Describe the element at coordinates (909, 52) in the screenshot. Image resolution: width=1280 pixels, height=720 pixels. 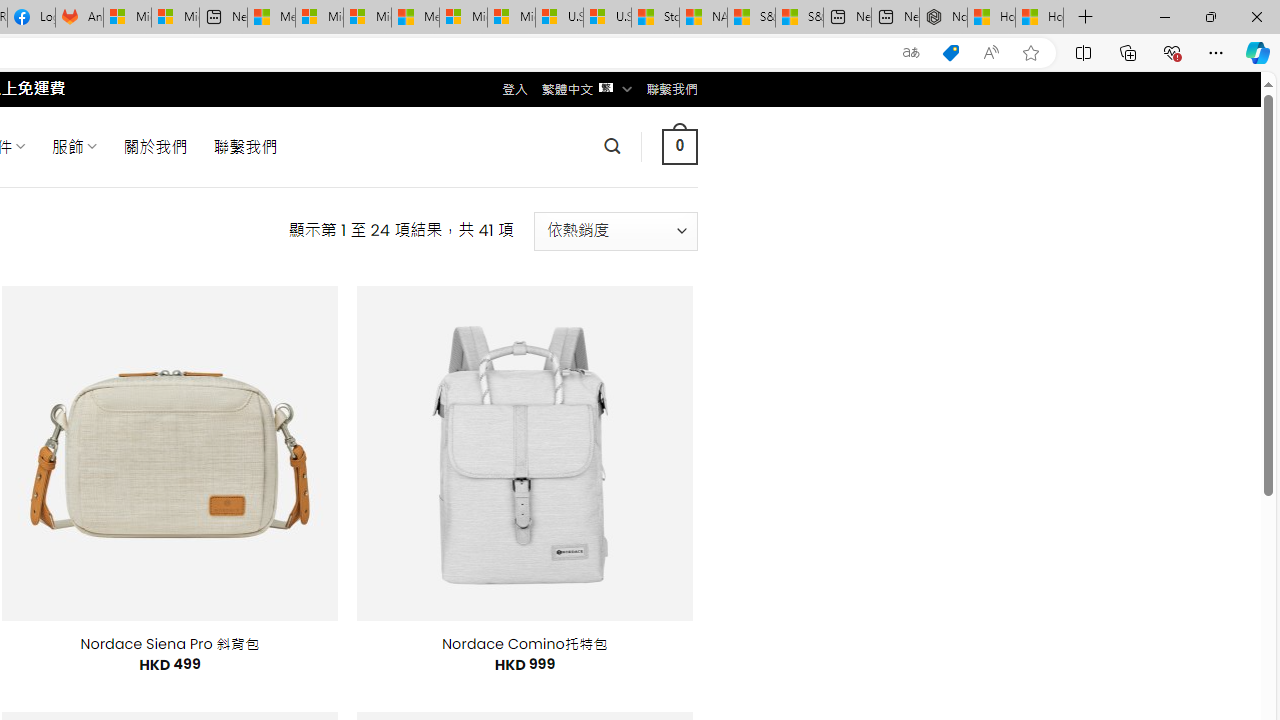
I see `'Show translate options'` at that location.